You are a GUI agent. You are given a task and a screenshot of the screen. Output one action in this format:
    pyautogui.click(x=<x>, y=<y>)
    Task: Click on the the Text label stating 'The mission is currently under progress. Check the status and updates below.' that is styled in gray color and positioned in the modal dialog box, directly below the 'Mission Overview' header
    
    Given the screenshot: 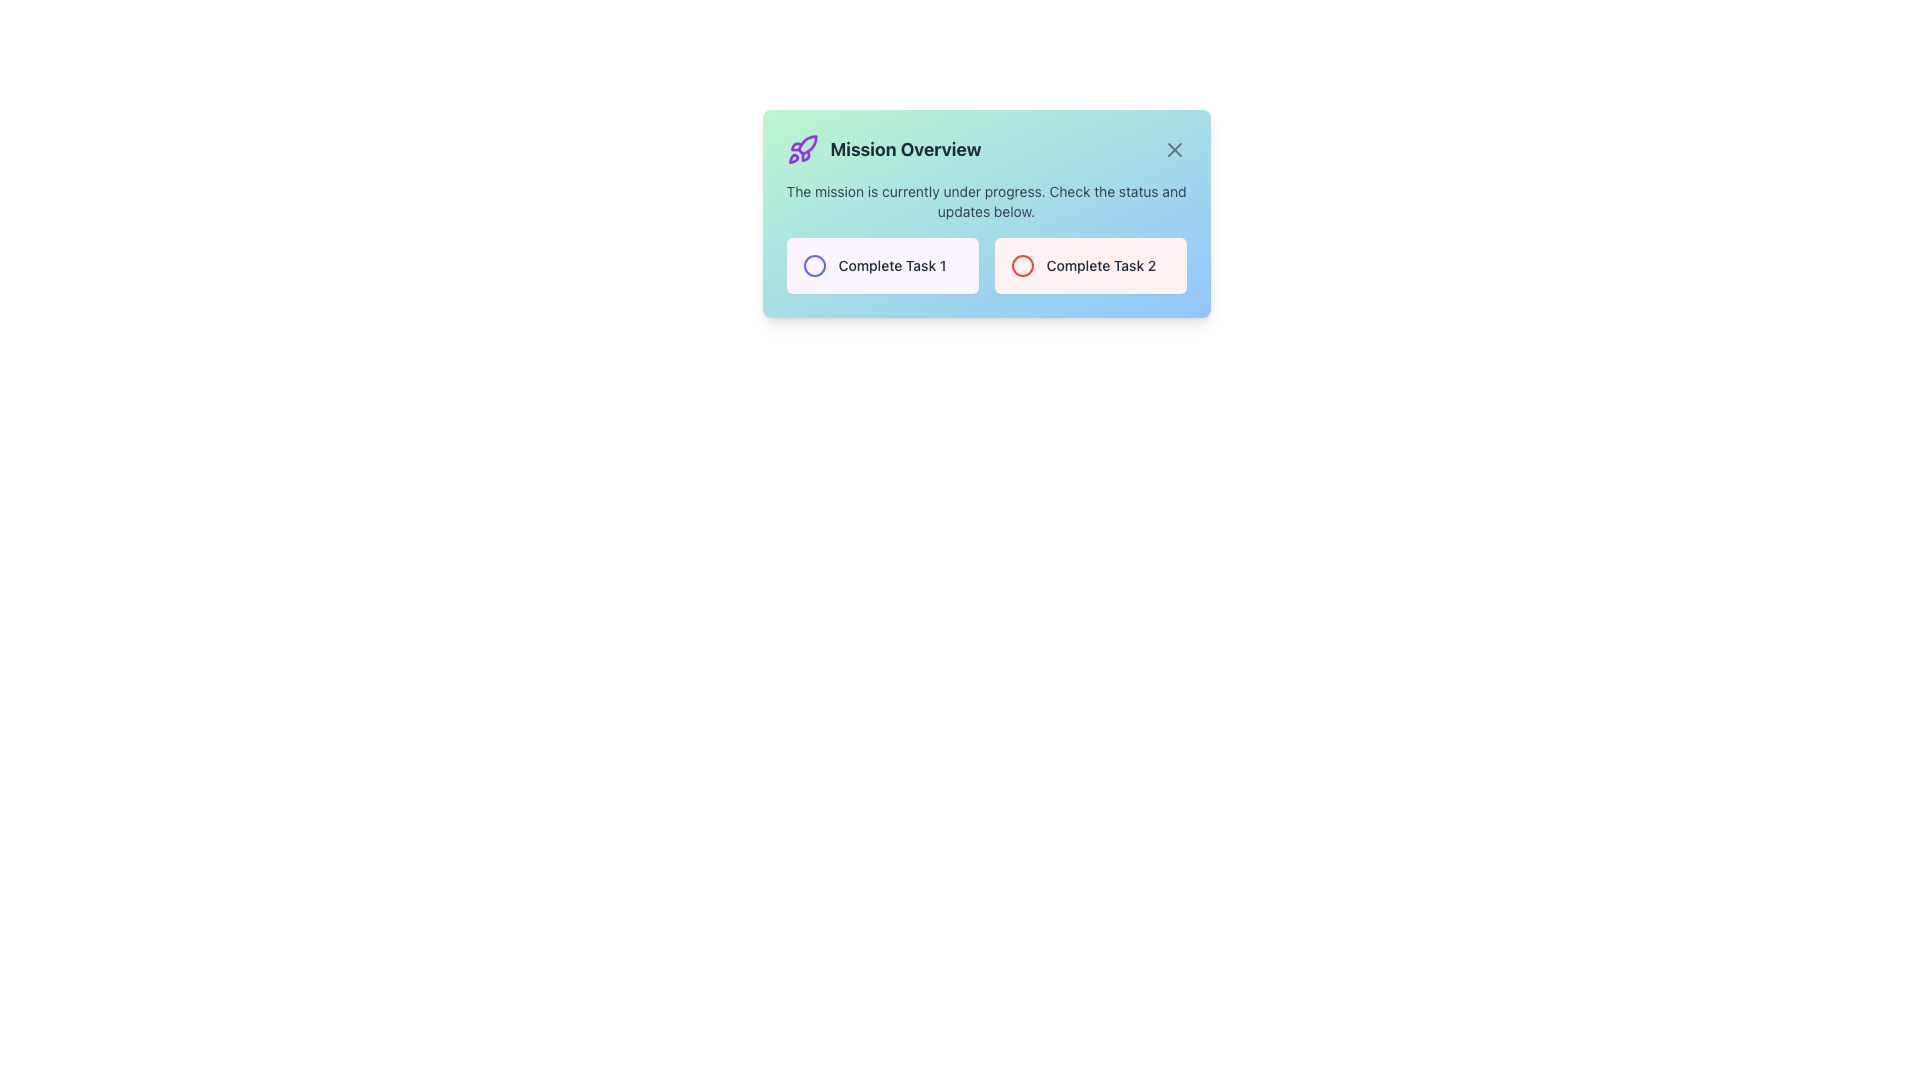 What is the action you would take?
    pyautogui.click(x=986, y=201)
    